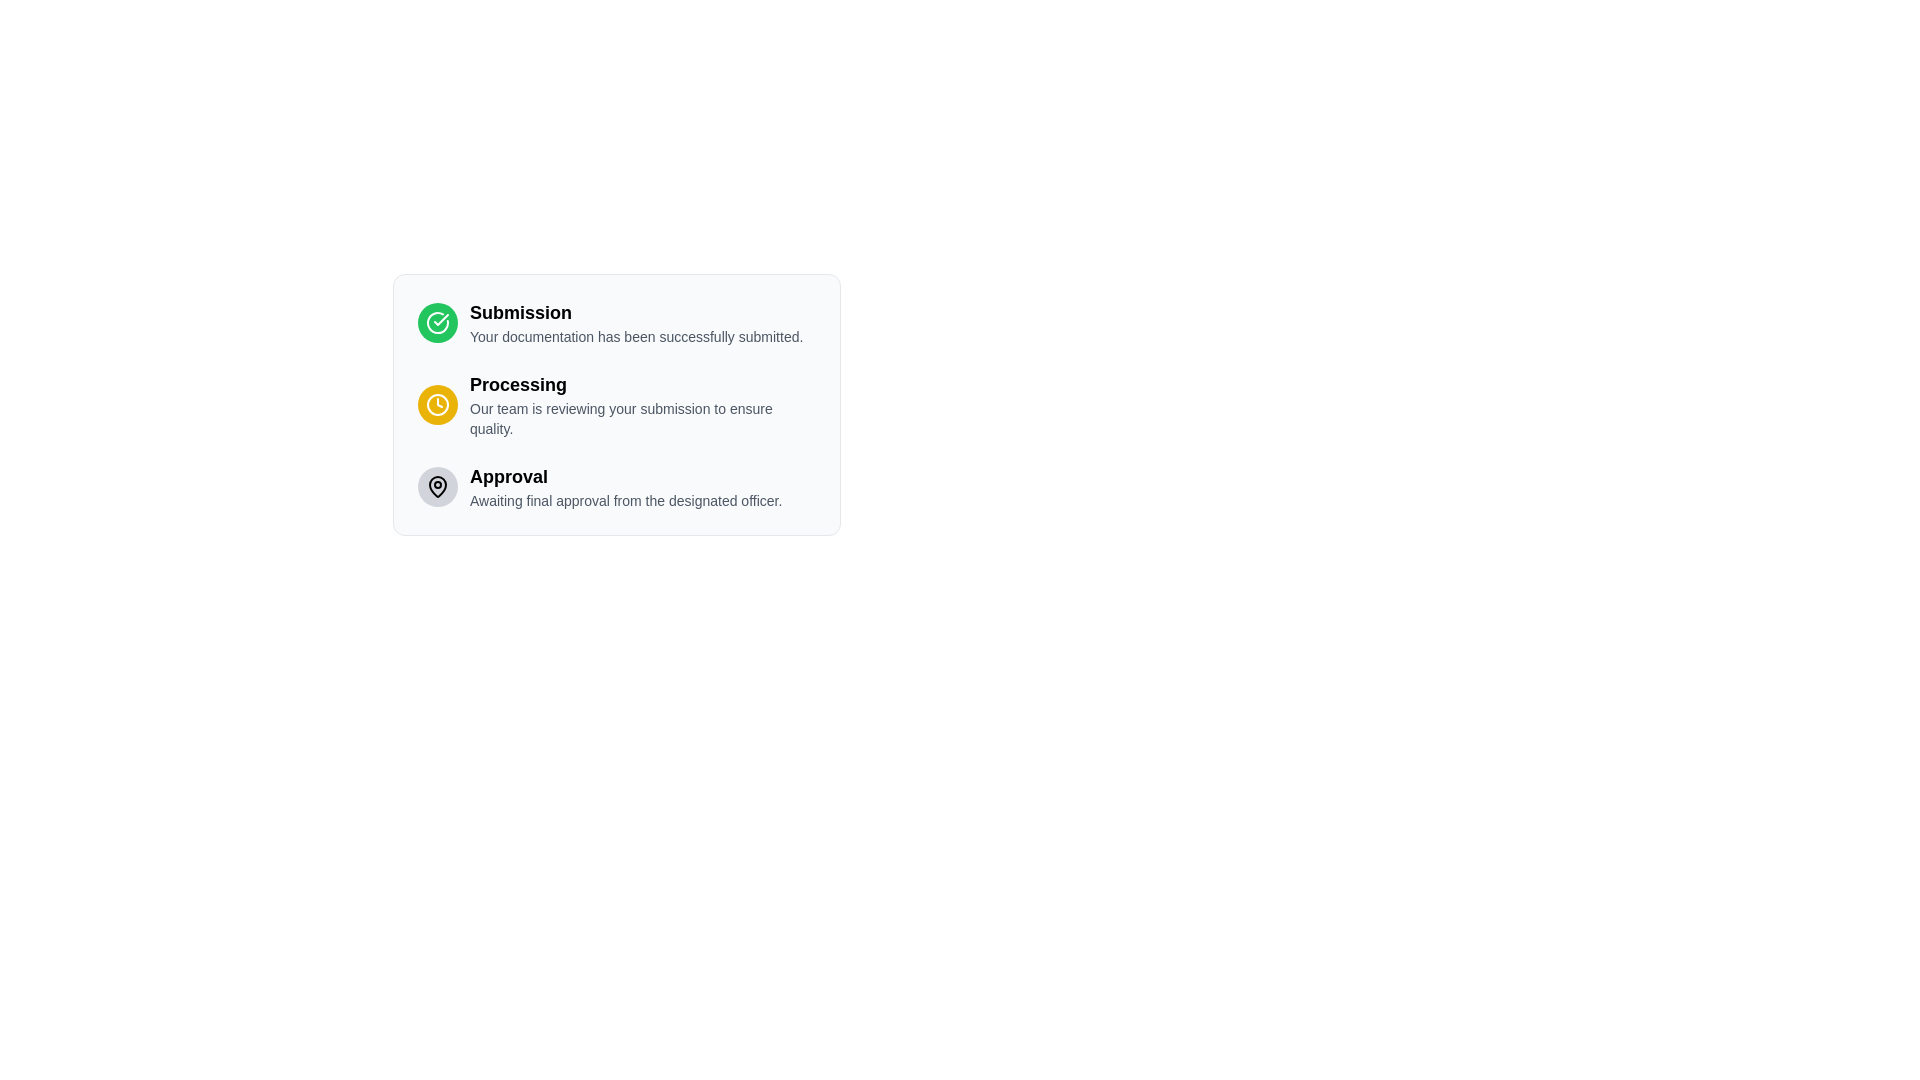 This screenshot has width=1920, height=1080. I want to click on the Status Update Item that indicates the current processing status of the submission, which is the second entry in a vertical list of stages (Submission, Processing, Approval), so click(616, 405).